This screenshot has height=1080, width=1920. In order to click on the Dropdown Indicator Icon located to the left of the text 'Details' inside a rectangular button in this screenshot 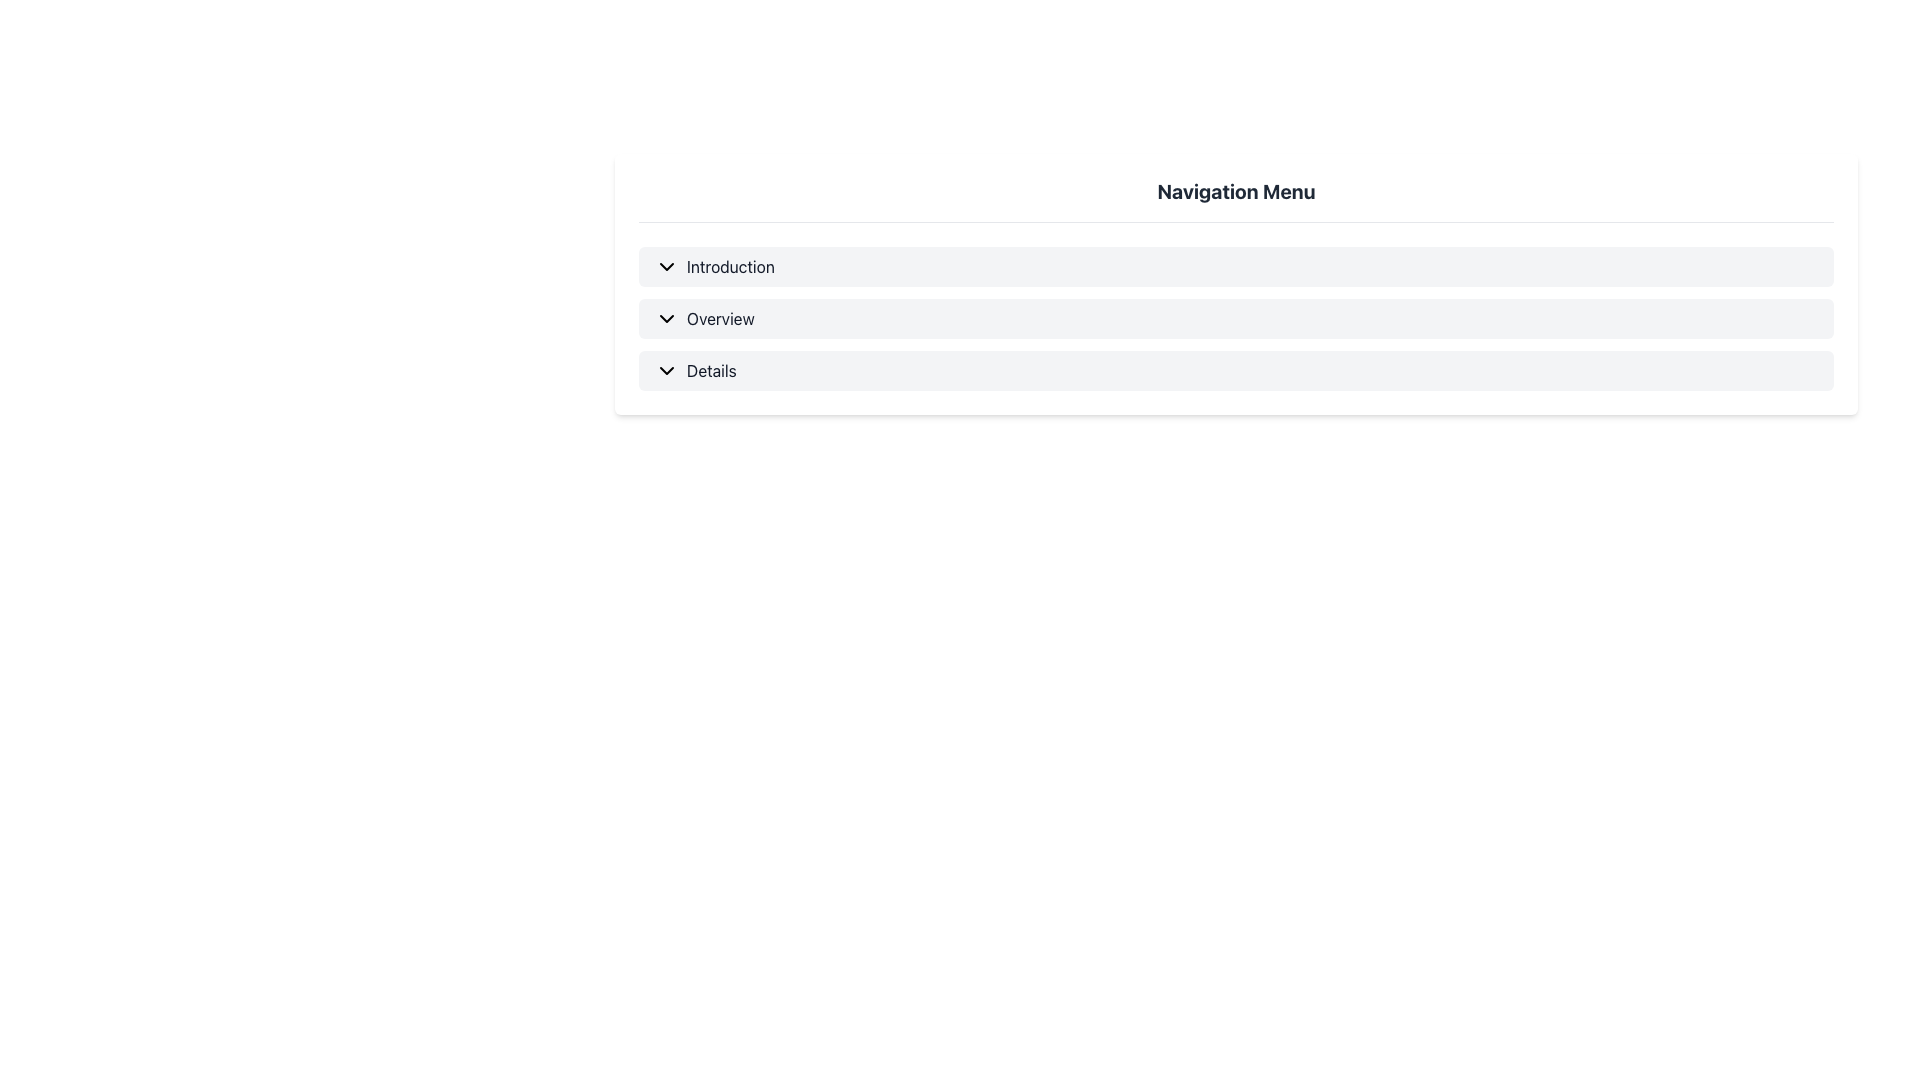, I will do `click(667, 370)`.